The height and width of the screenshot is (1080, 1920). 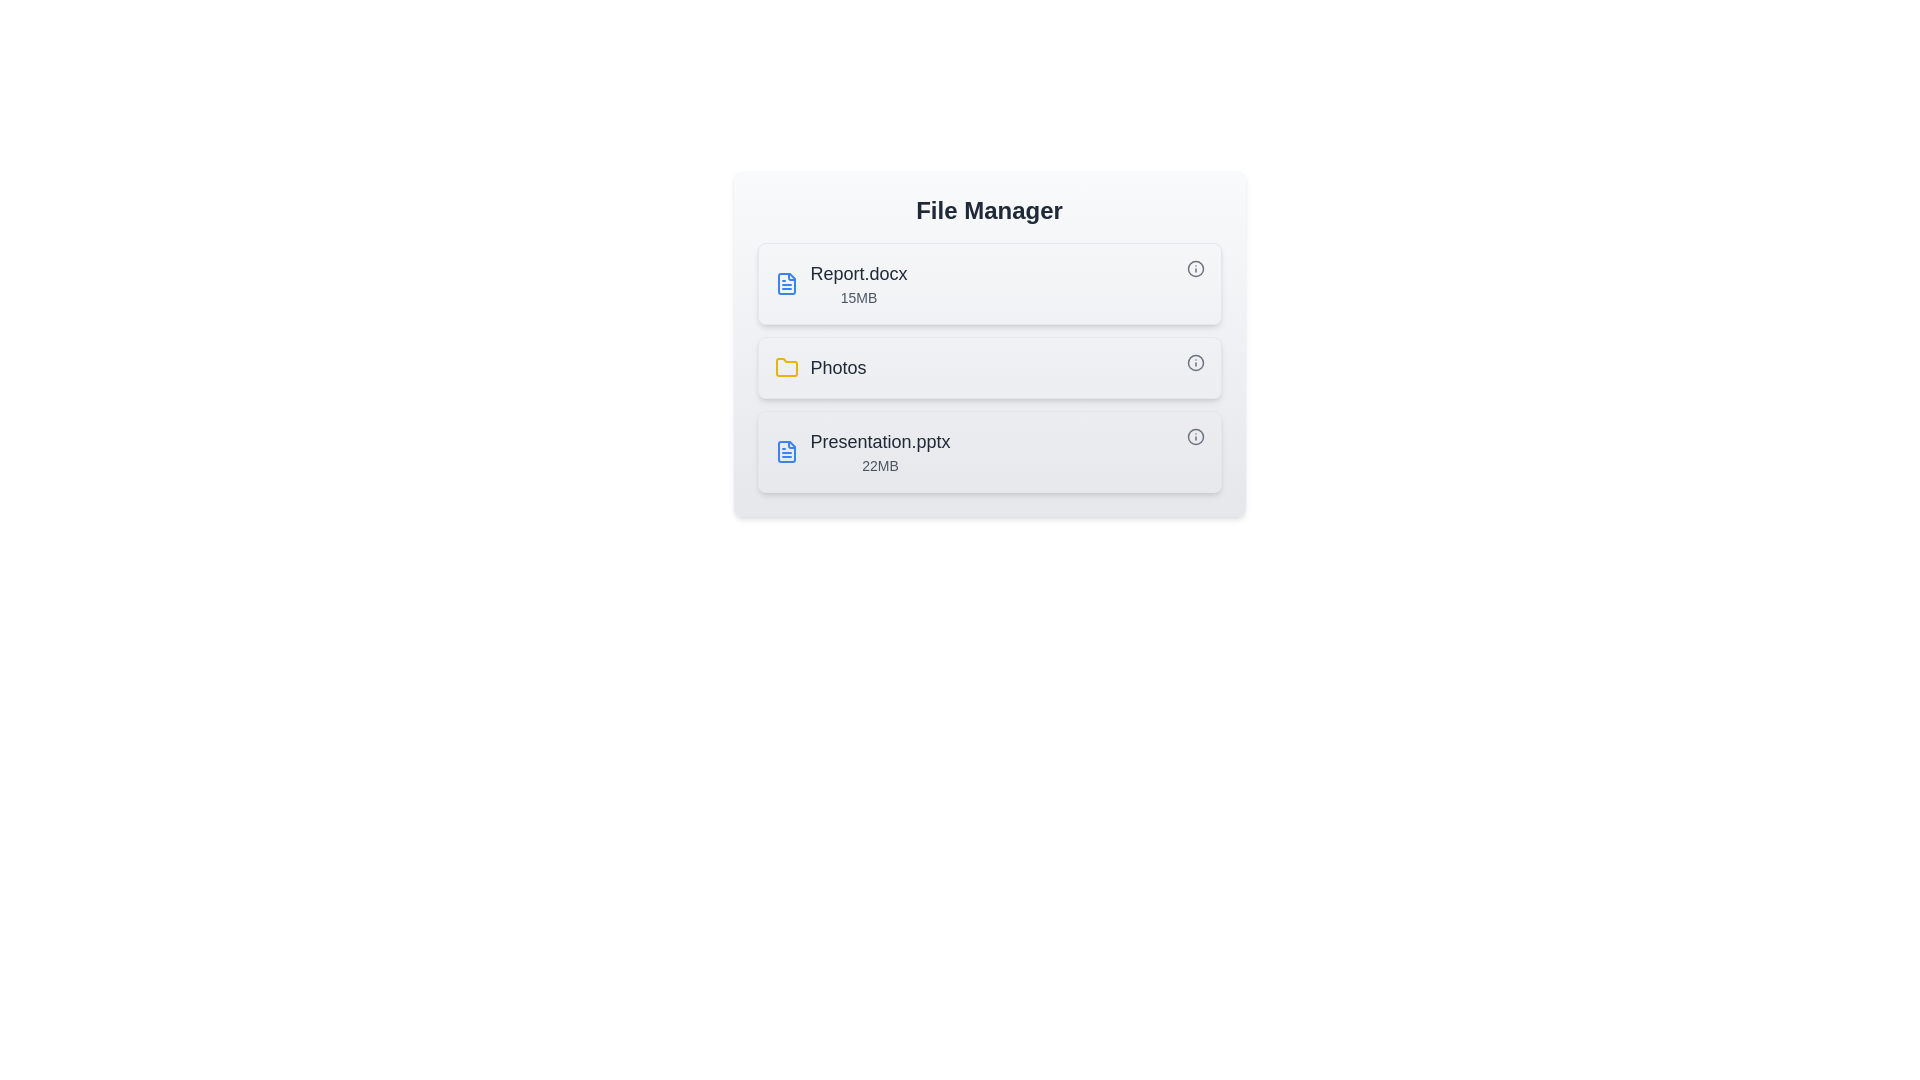 What do you see at coordinates (1195, 362) in the screenshot?
I see `the info icon corresponding to Photos` at bounding box center [1195, 362].